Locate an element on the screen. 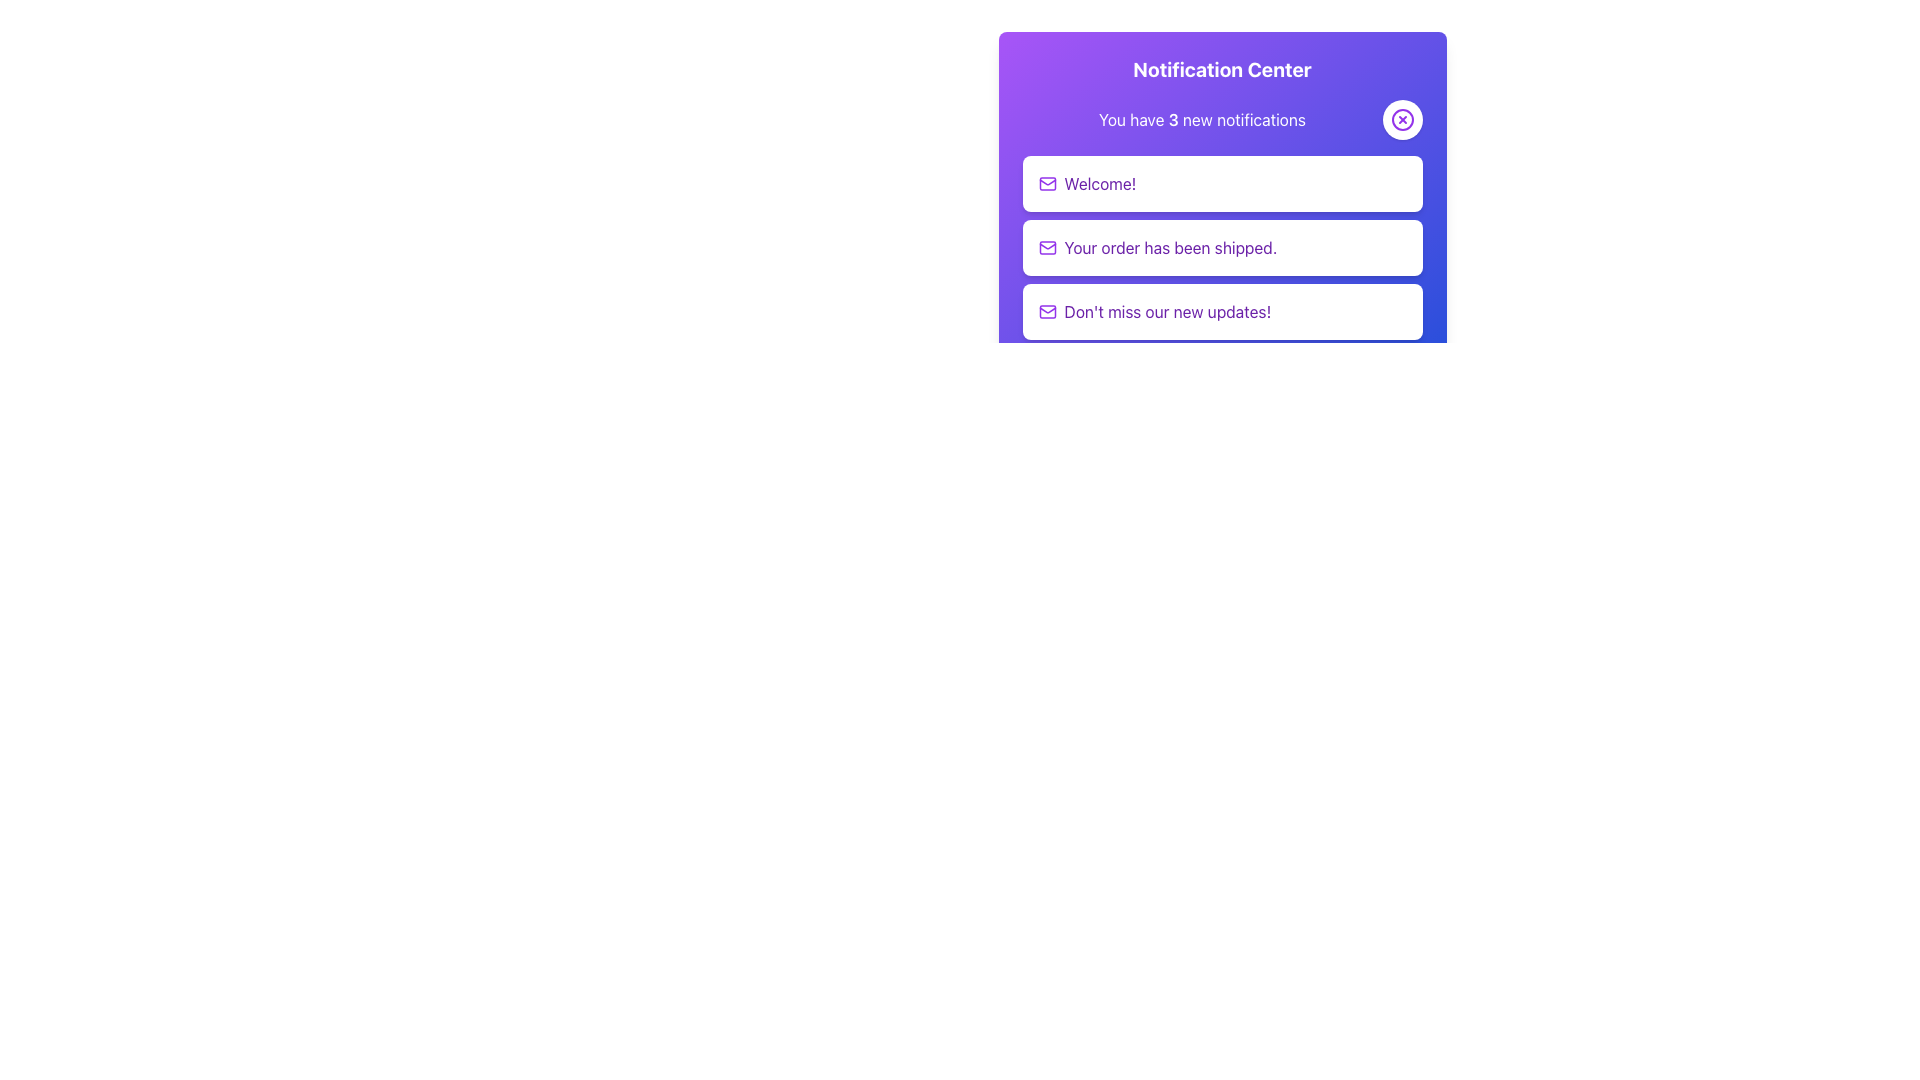 The height and width of the screenshot is (1080, 1920). the third notification message in the notification panel that reads "Don't miss our new updates!" is located at coordinates (1221, 312).